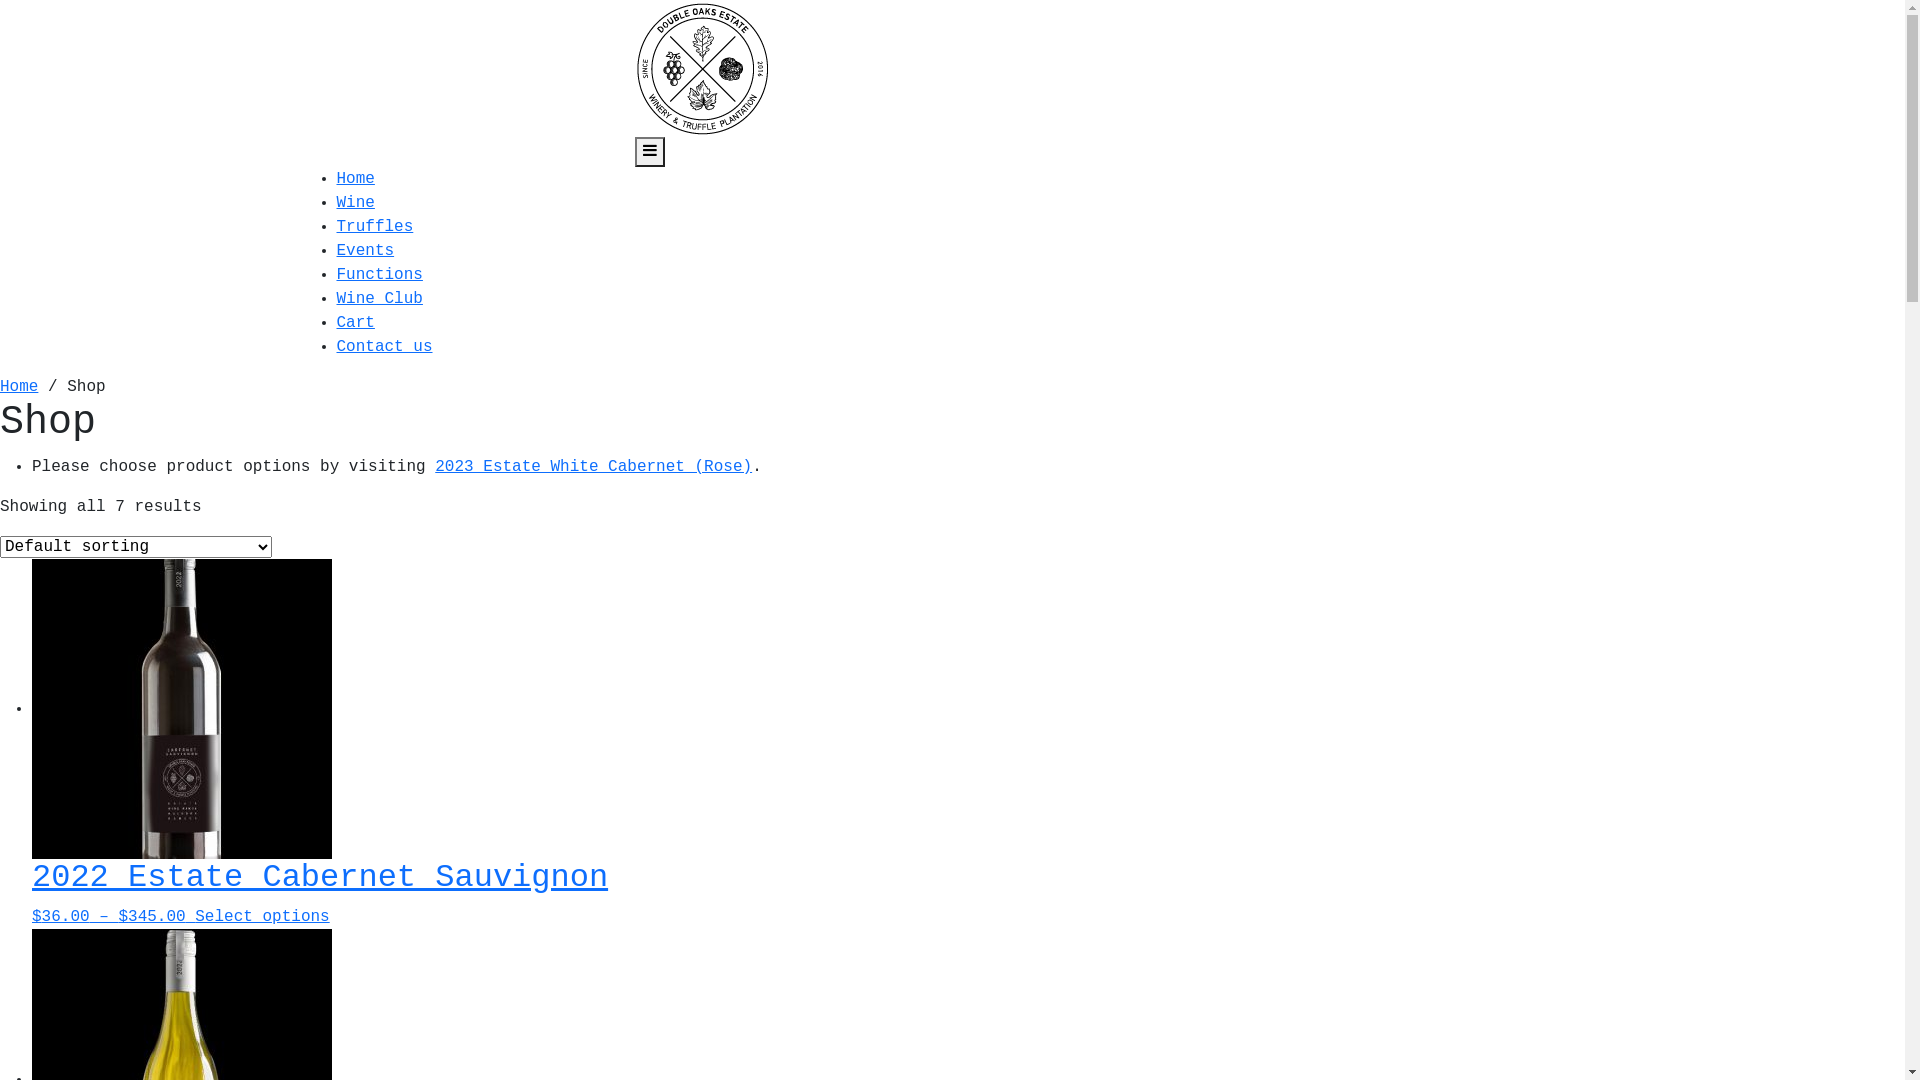 The height and width of the screenshot is (1080, 1920). What do you see at coordinates (19, 386) in the screenshot?
I see `'Home'` at bounding box center [19, 386].